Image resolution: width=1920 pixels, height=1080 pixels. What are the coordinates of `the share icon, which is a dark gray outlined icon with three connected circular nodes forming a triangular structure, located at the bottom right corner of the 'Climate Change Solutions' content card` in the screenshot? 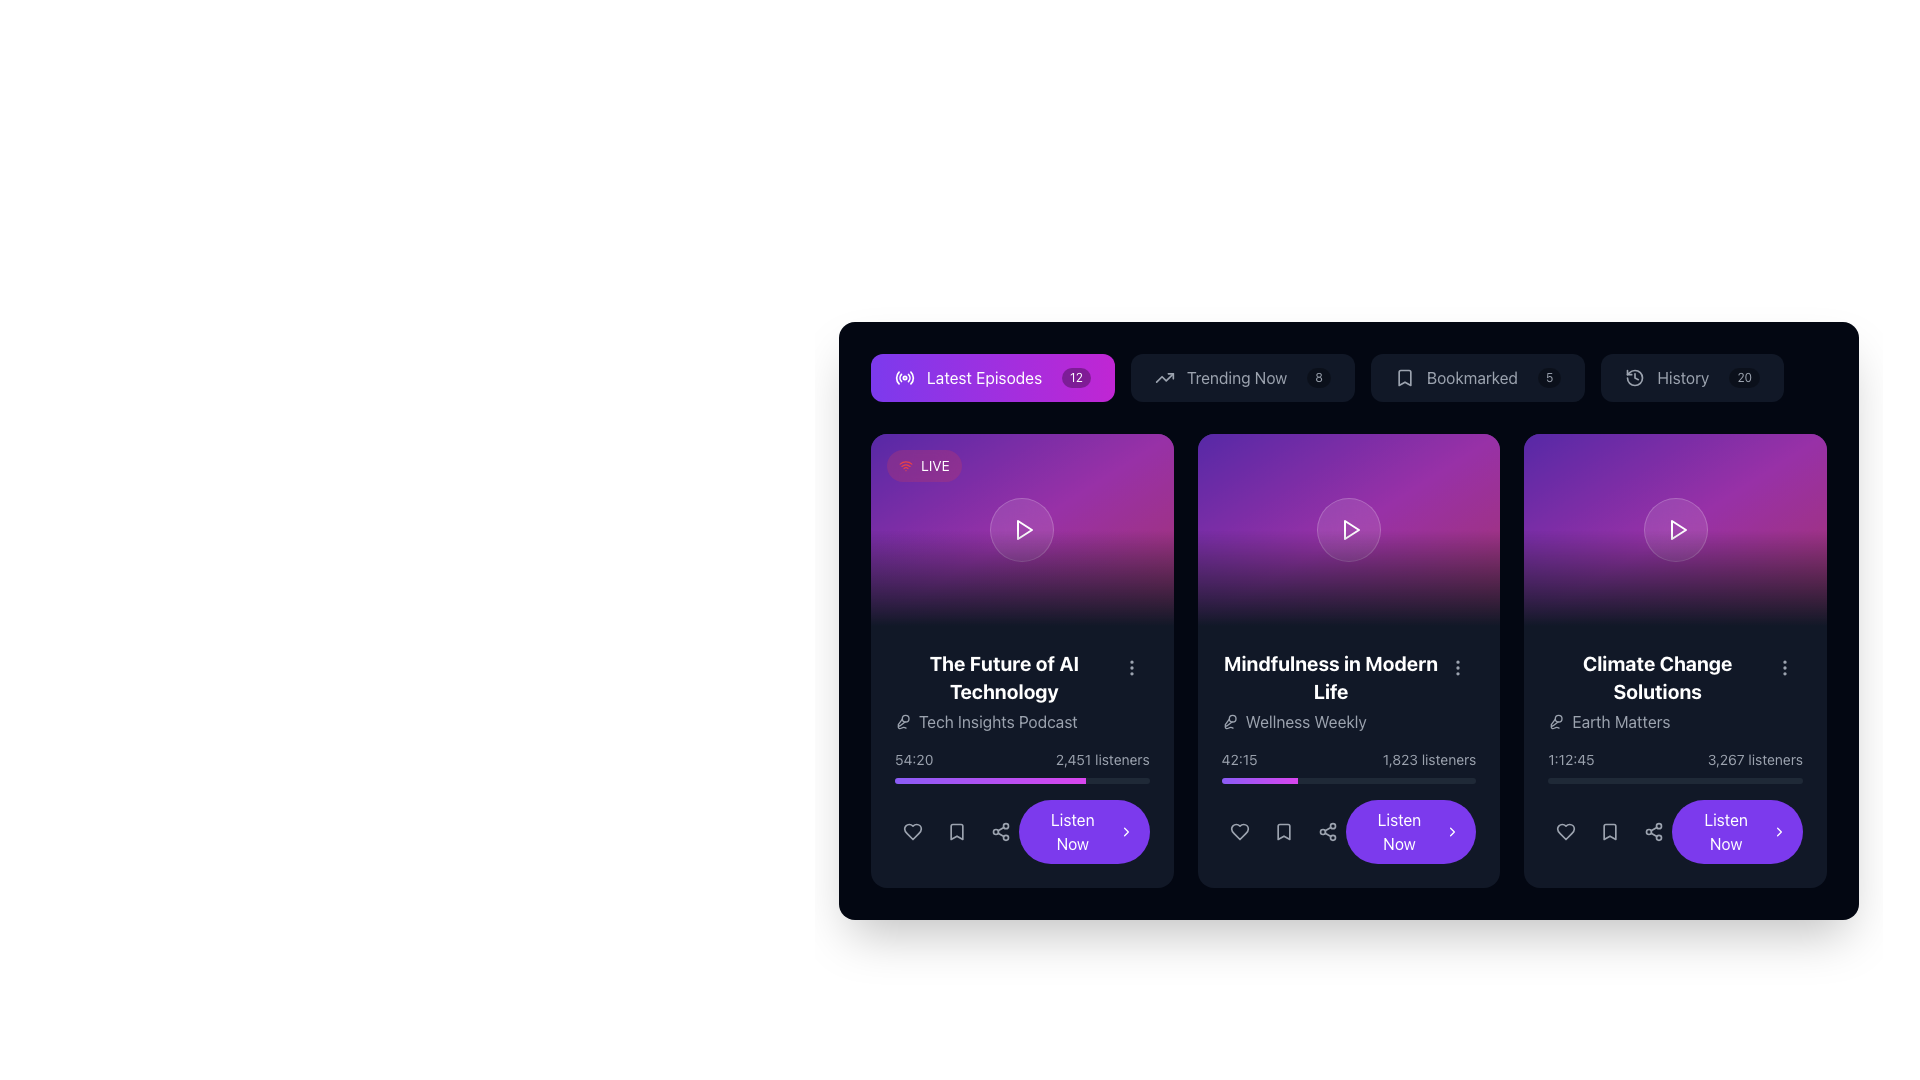 It's located at (1654, 832).